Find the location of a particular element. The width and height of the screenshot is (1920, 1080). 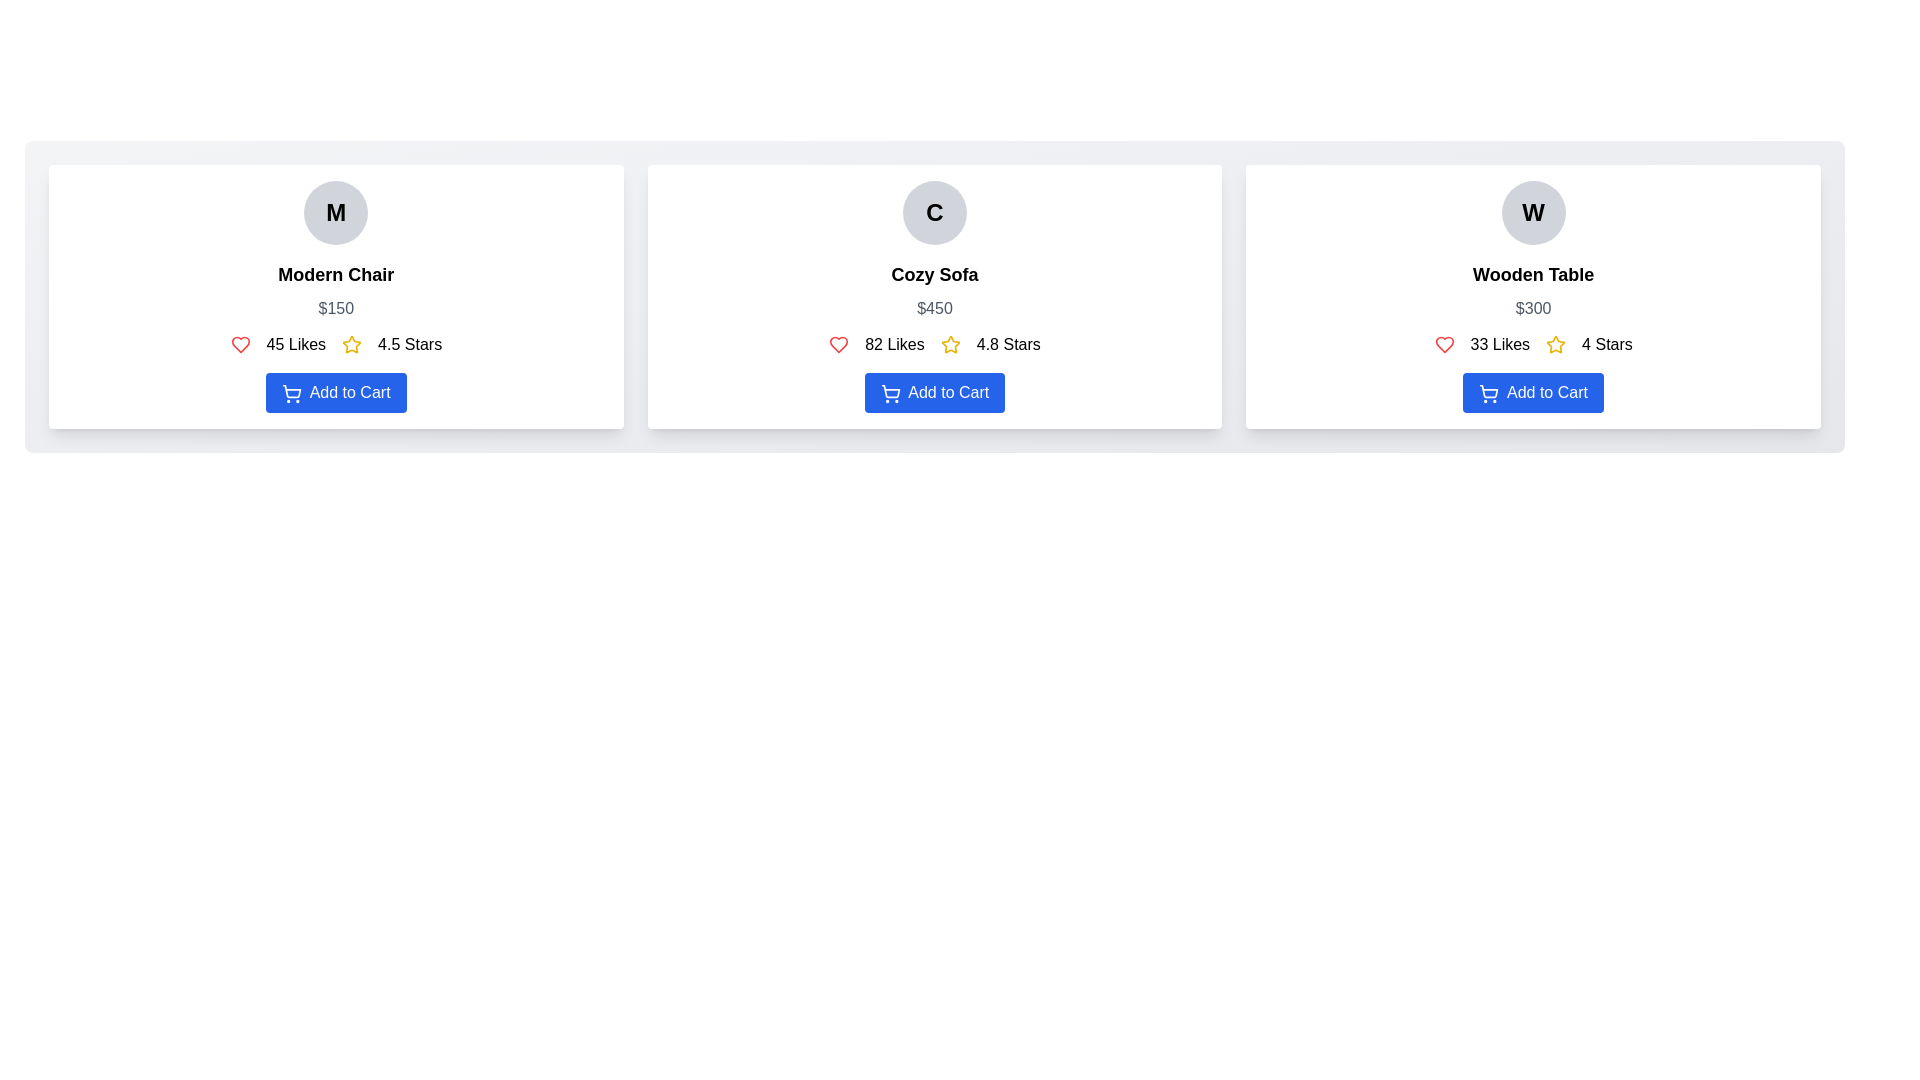

text label that serves as the title of the item in the product card, positioned between the circular icon and the price tag is located at coordinates (336, 274).